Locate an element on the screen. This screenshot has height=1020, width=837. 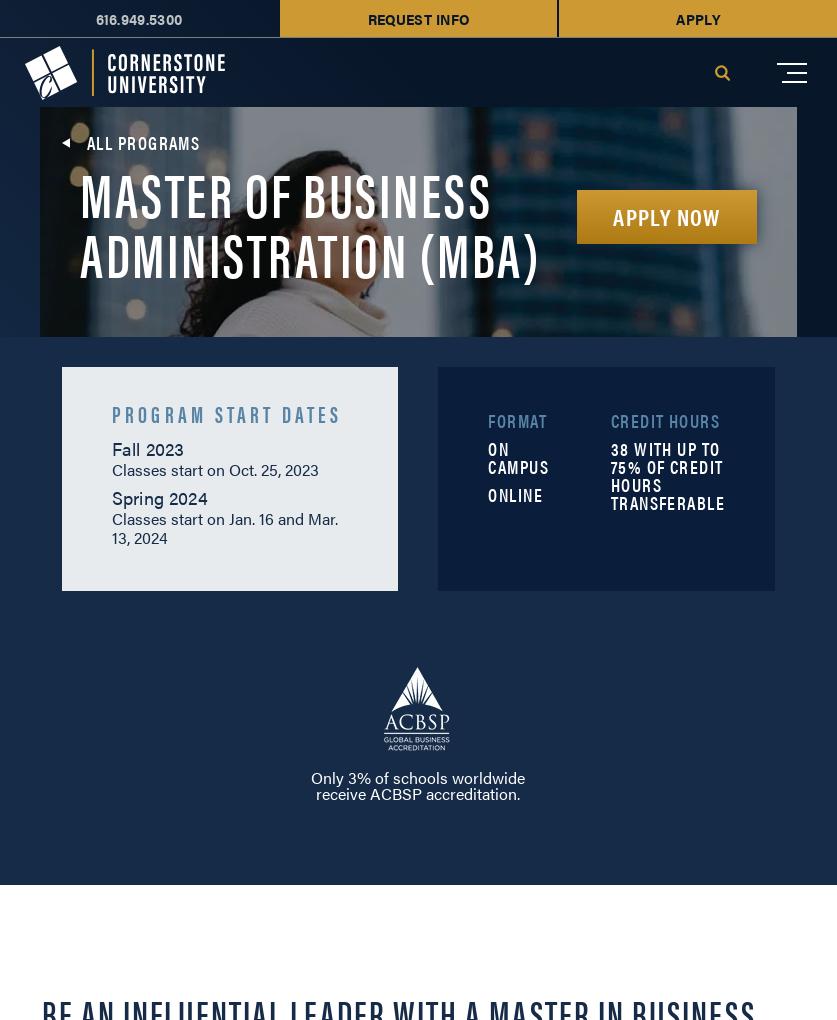
'Fall 2023' is located at coordinates (146, 447).